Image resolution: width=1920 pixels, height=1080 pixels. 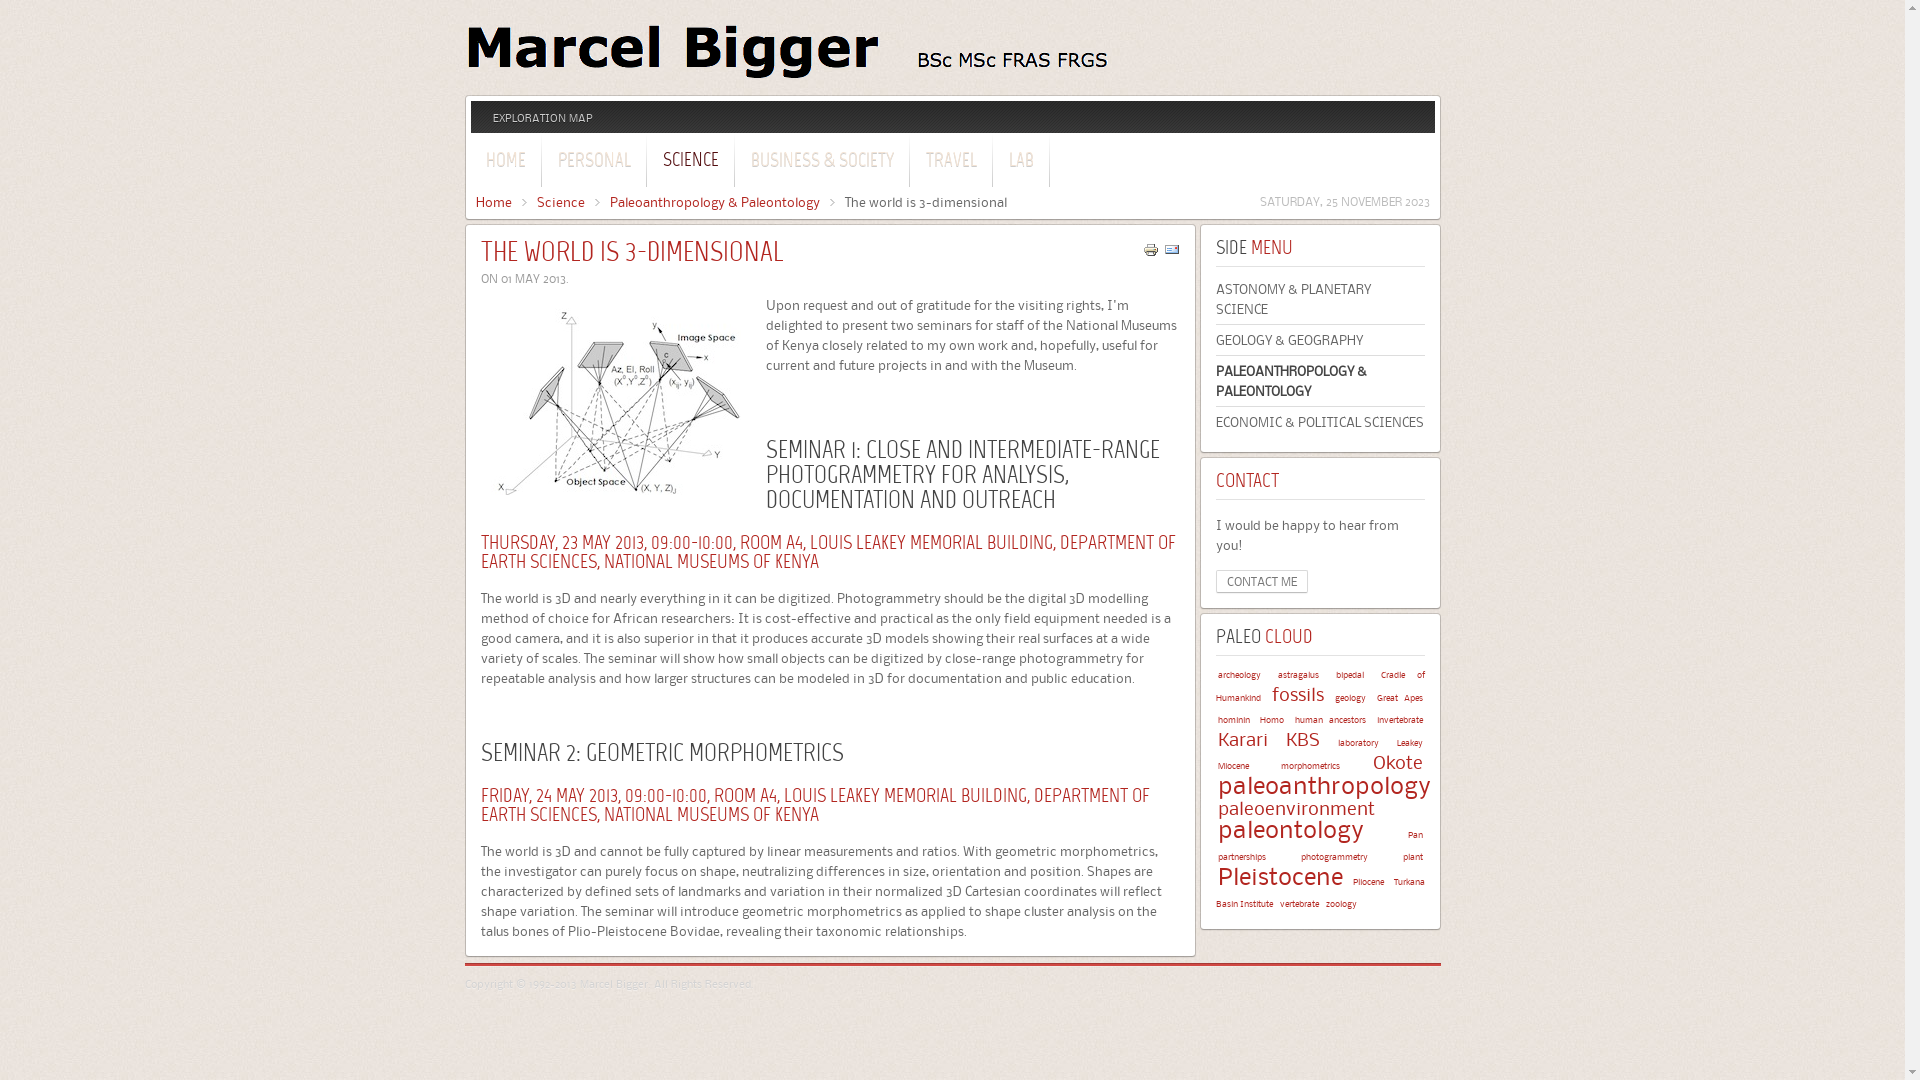 What do you see at coordinates (1214, 891) in the screenshot?
I see `'Turkana Basin Institute'` at bounding box center [1214, 891].